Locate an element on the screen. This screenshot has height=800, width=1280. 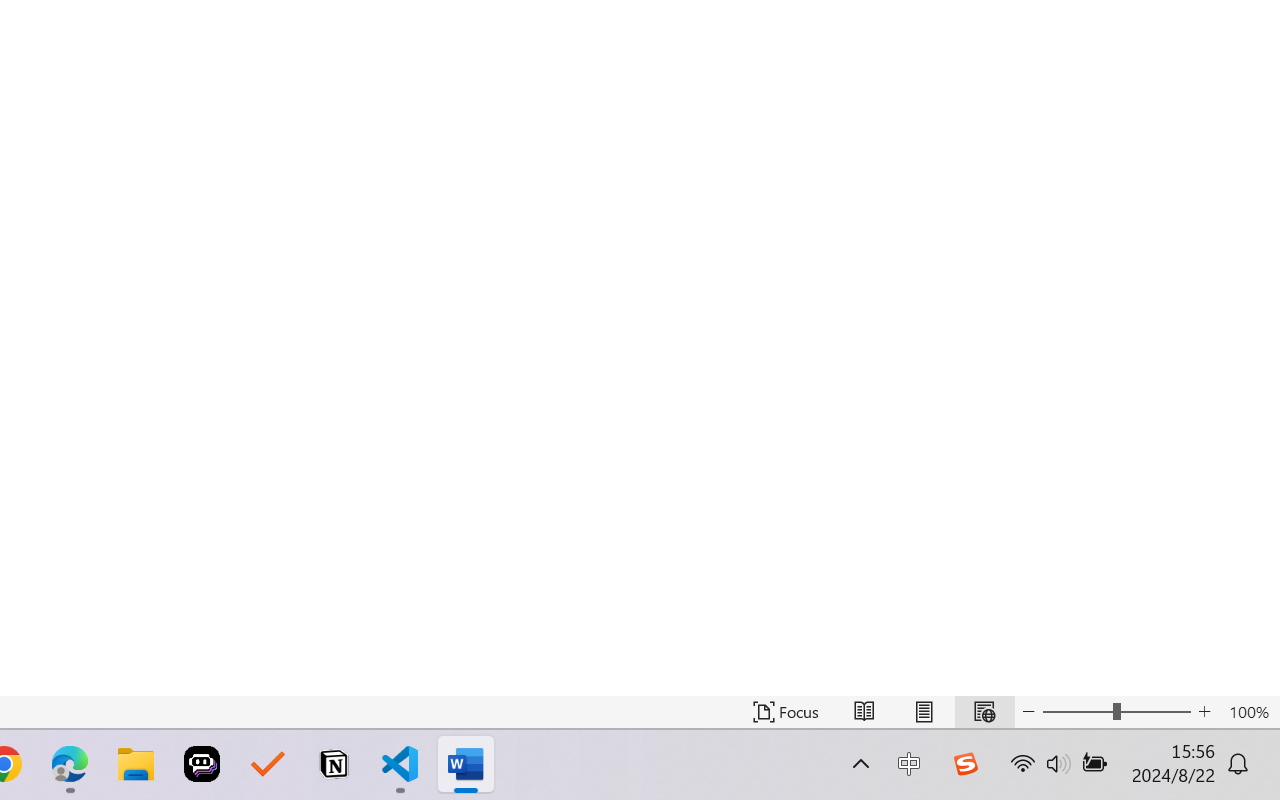
'Read Mode' is located at coordinates (864, 711).